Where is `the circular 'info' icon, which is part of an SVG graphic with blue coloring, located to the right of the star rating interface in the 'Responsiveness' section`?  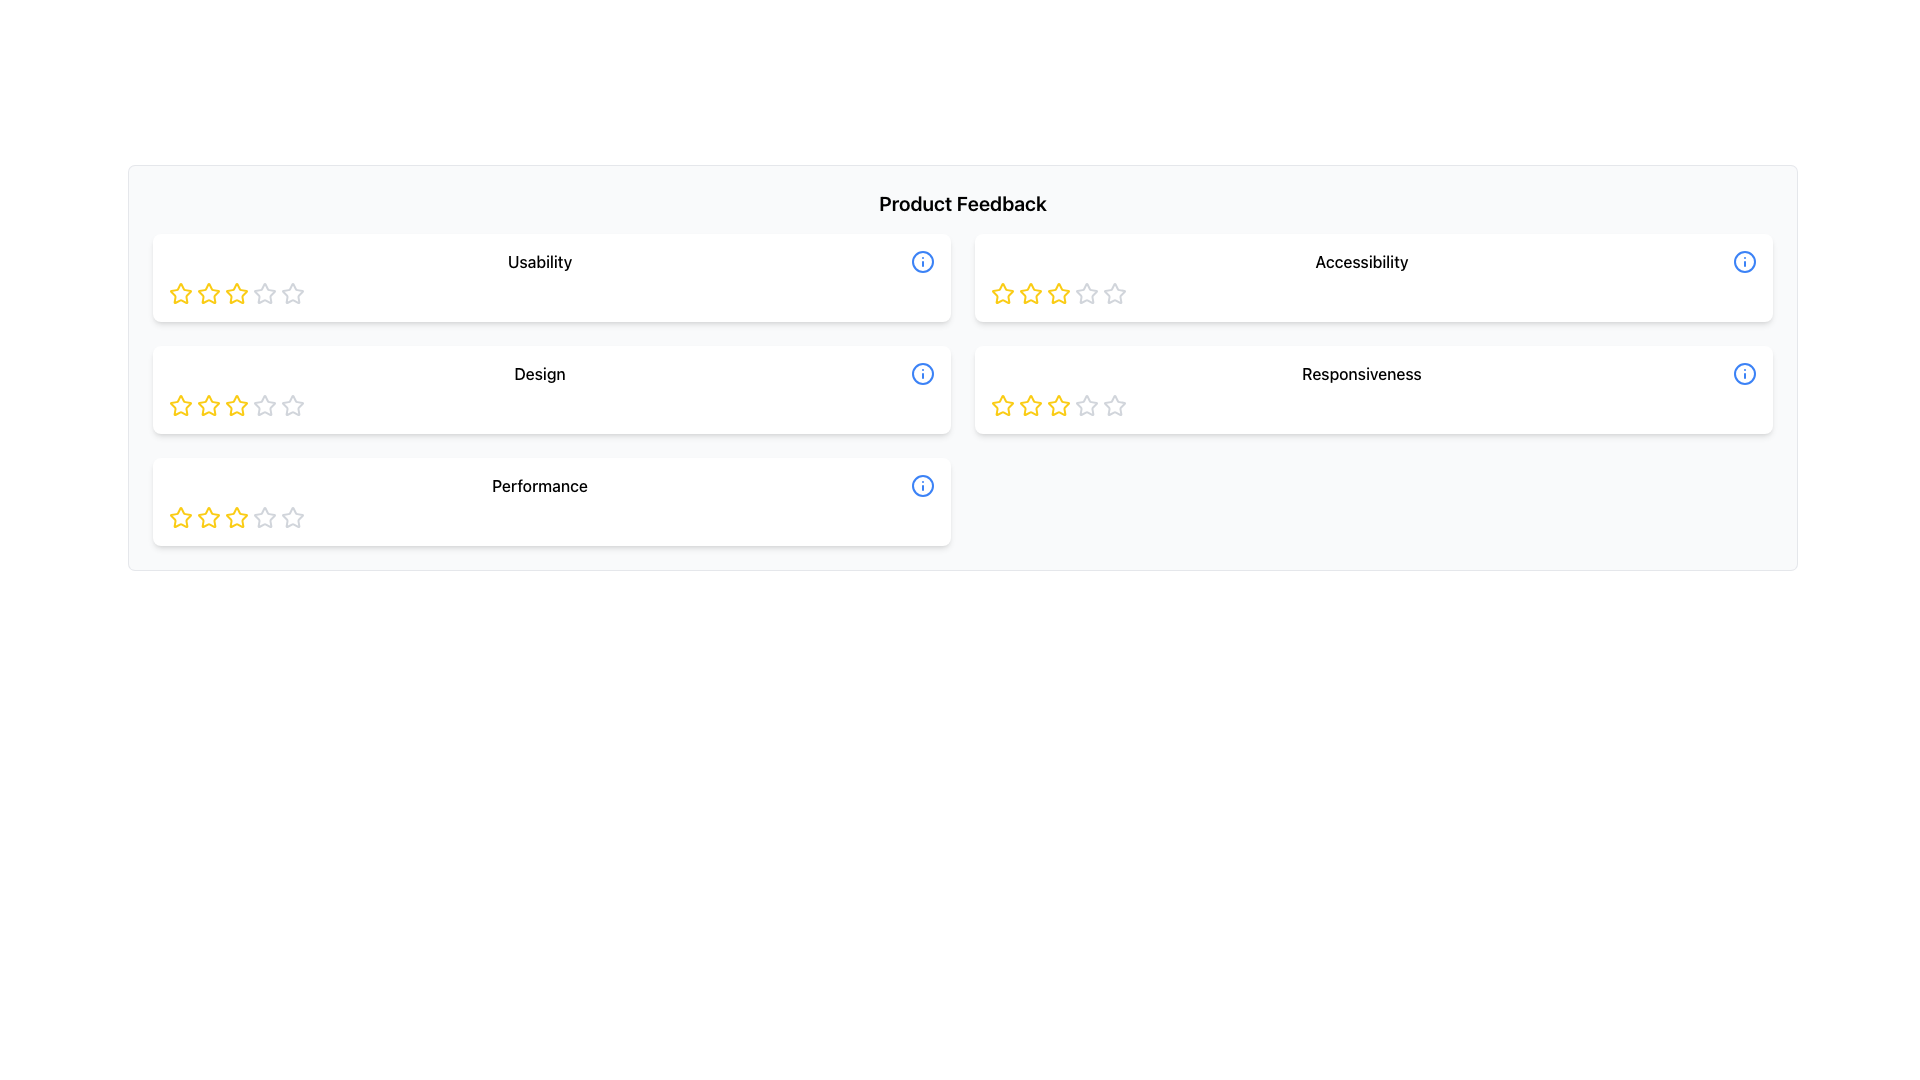 the circular 'info' icon, which is part of an SVG graphic with blue coloring, located to the right of the star rating interface in the 'Responsiveness' section is located at coordinates (1744, 374).